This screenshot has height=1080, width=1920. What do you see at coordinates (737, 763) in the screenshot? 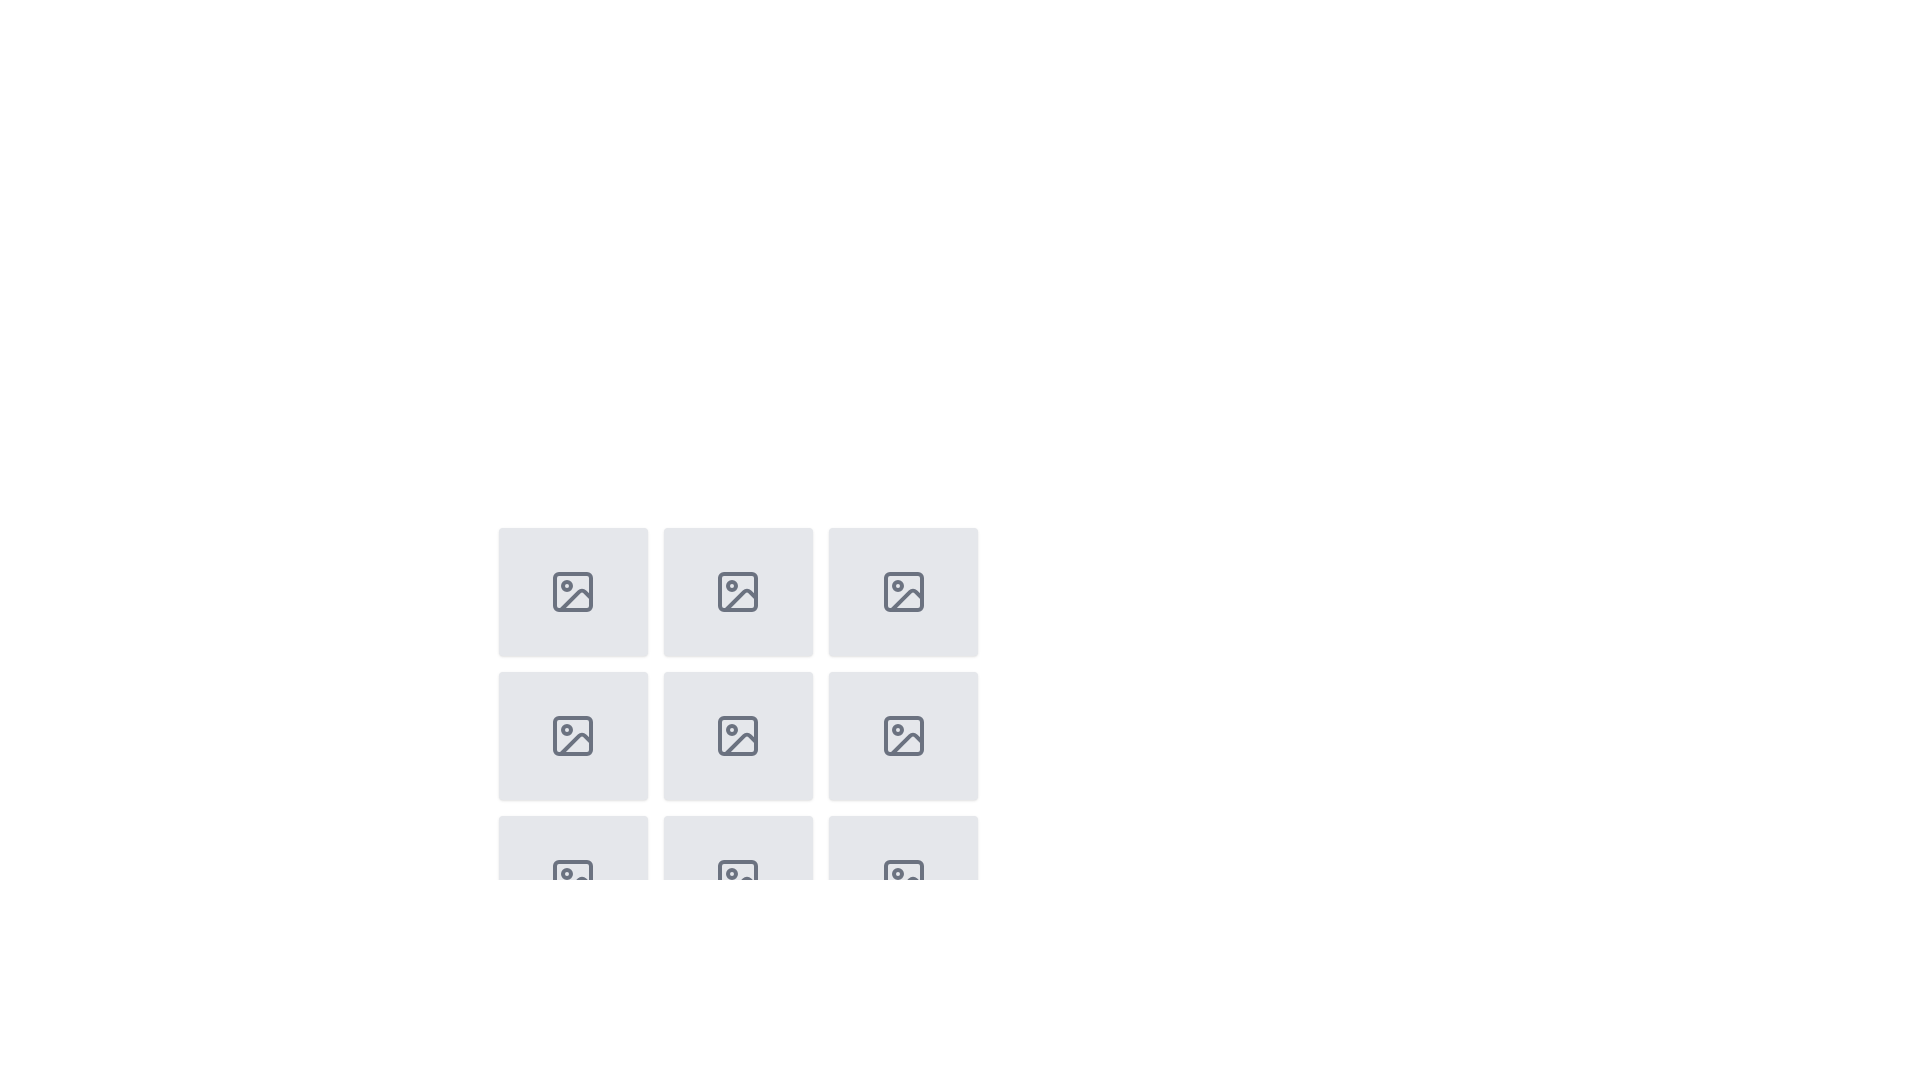
I see `the image placeholder component, which is the fifth item in a 3x3 grid layout and positioned in the middle row, center column` at bounding box center [737, 763].